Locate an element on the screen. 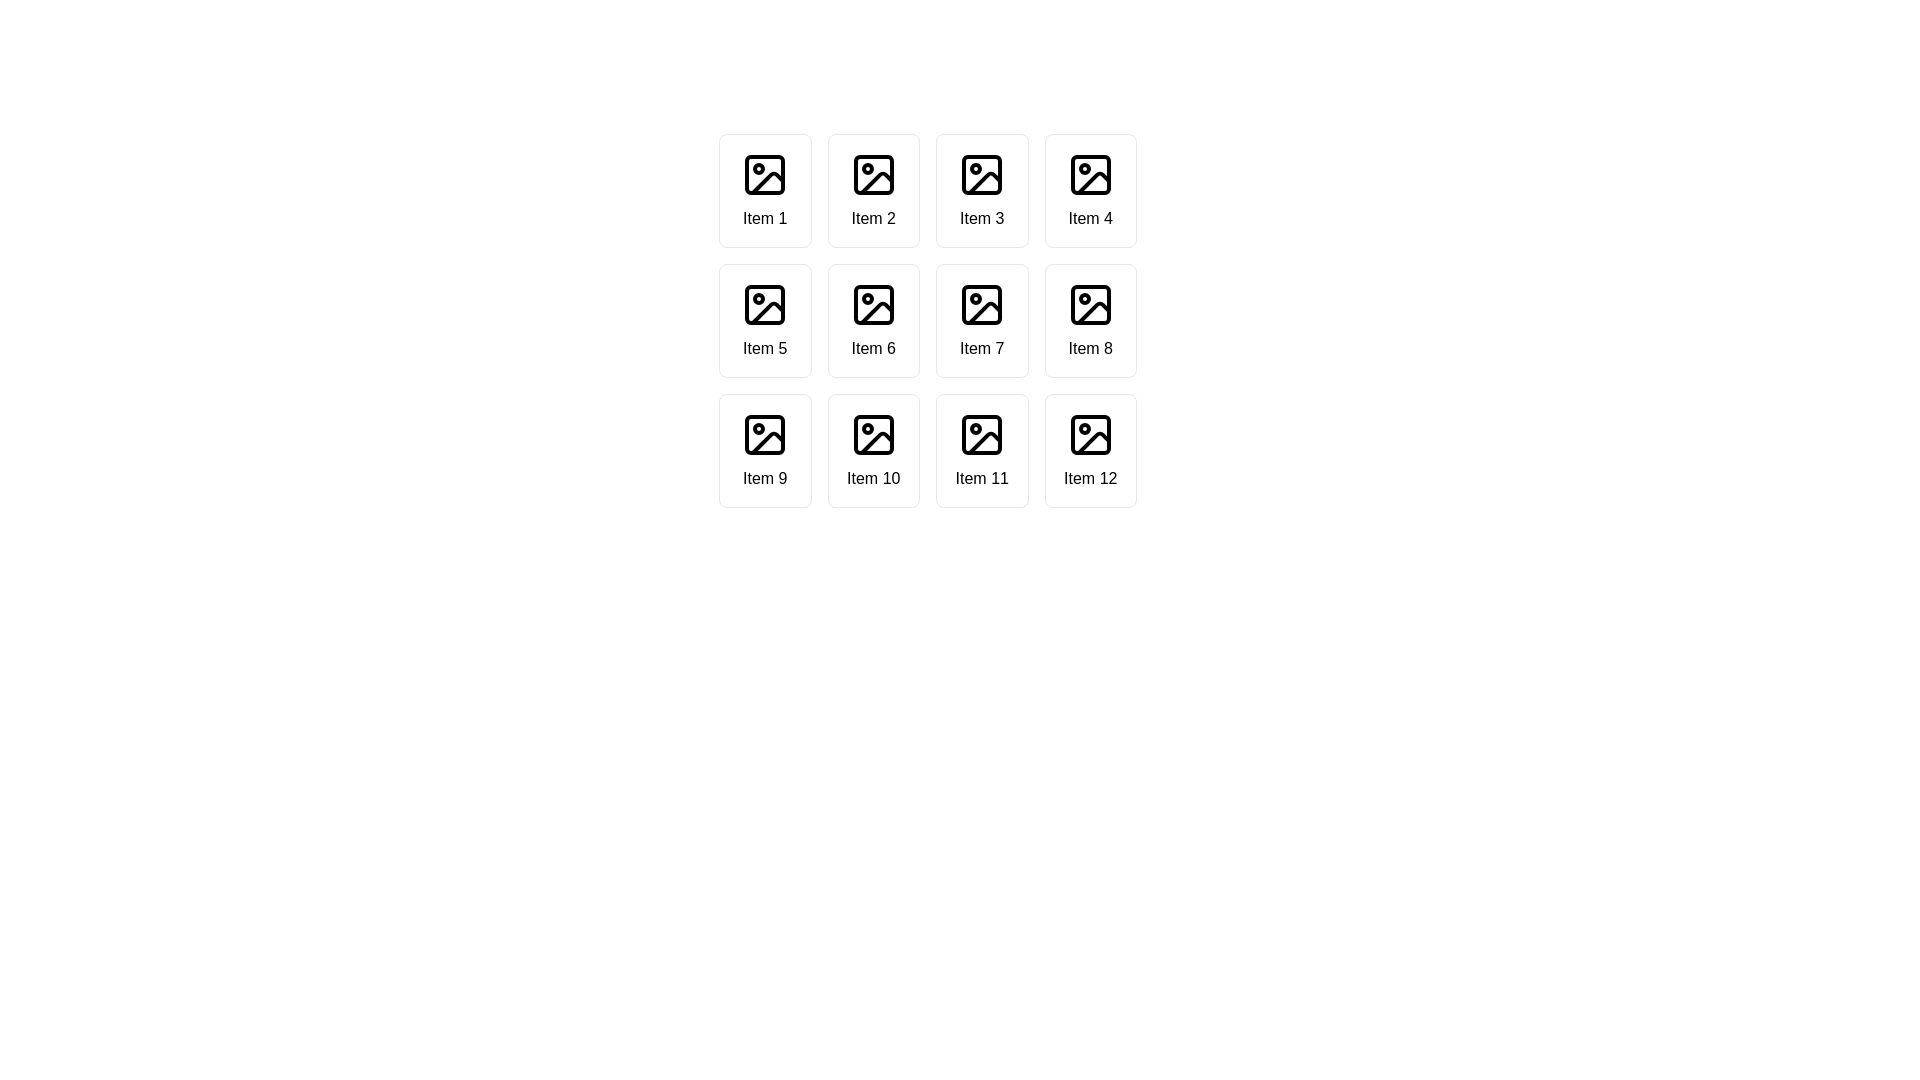  the graphic element that represents the frame or outline of a picture within the icon of the seventh grid item labeled 'Item 7' in the third row of a four-by-three grid is located at coordinates (982, 304).